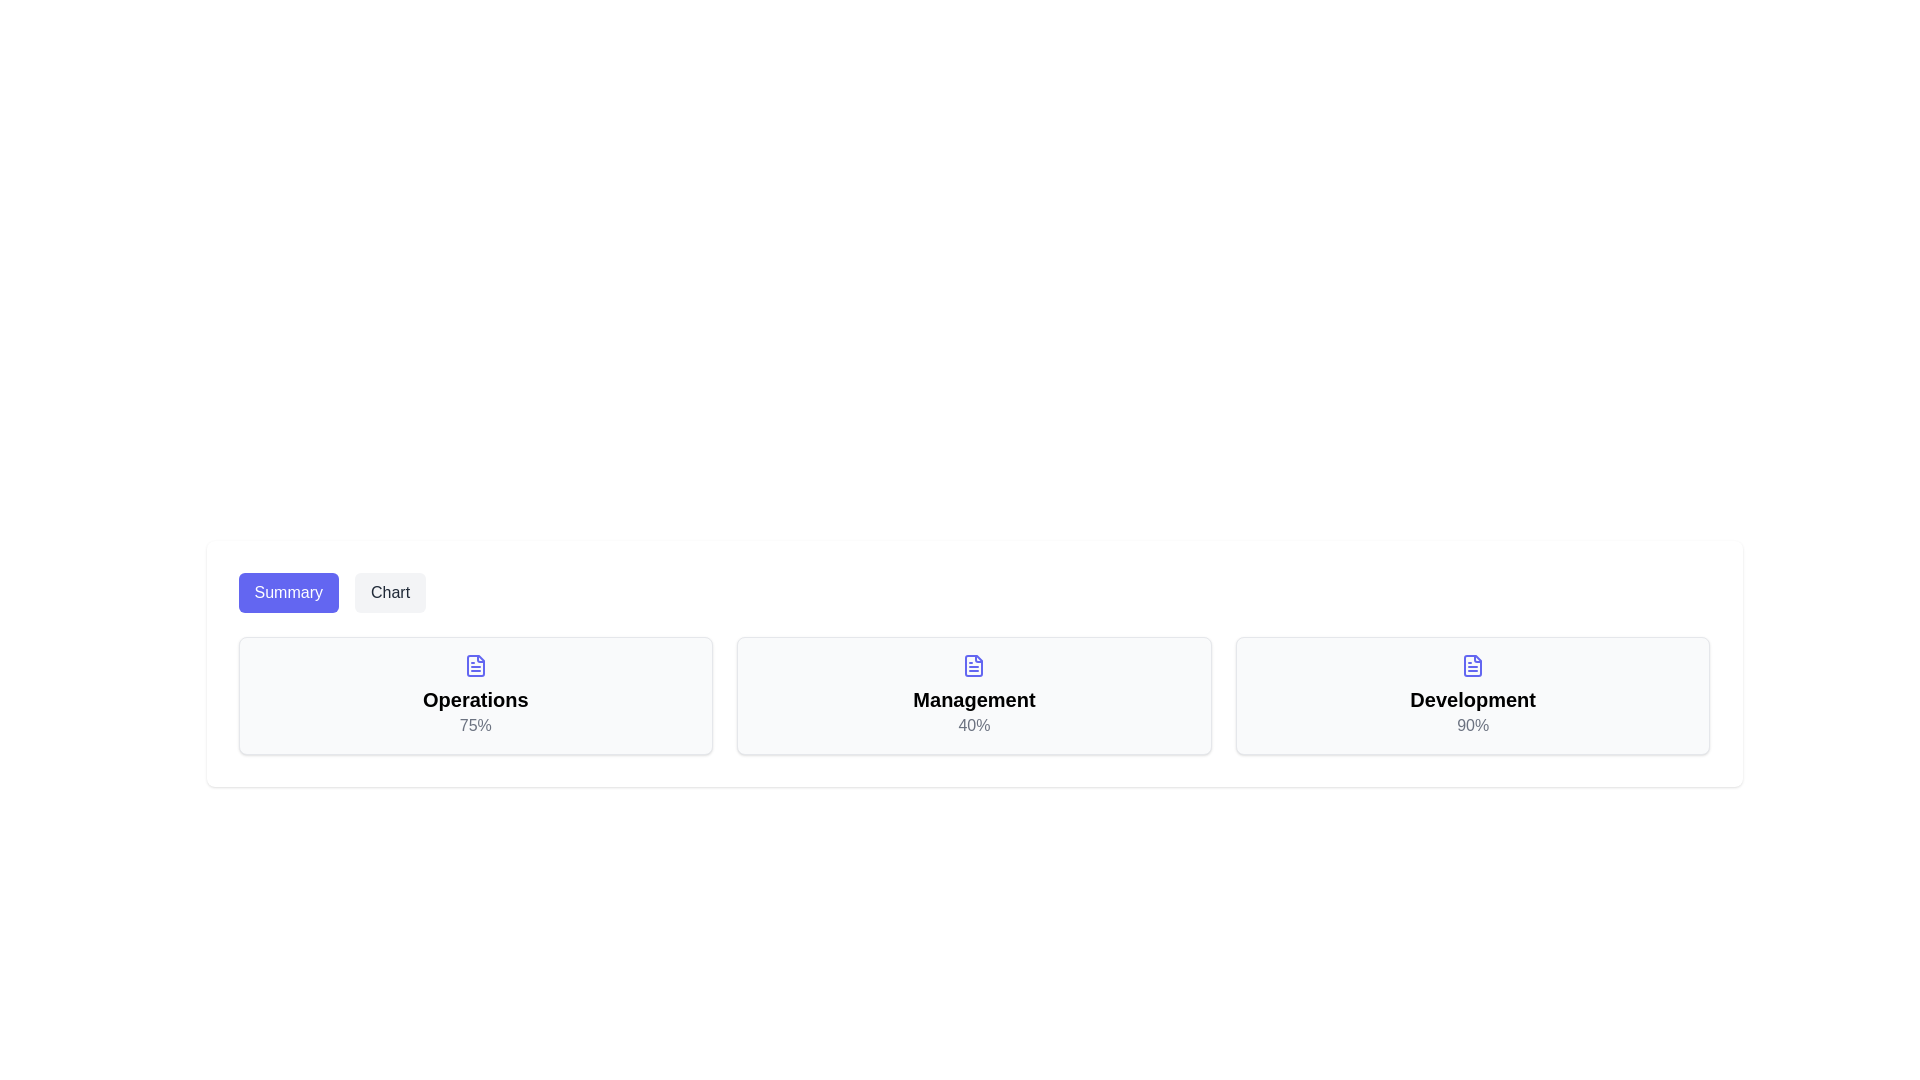  I want to click on the visual representation of the document icon with a blue outline located at the top-left of the Development card, above the text 'Development' and '90%', so click(1473, 666).